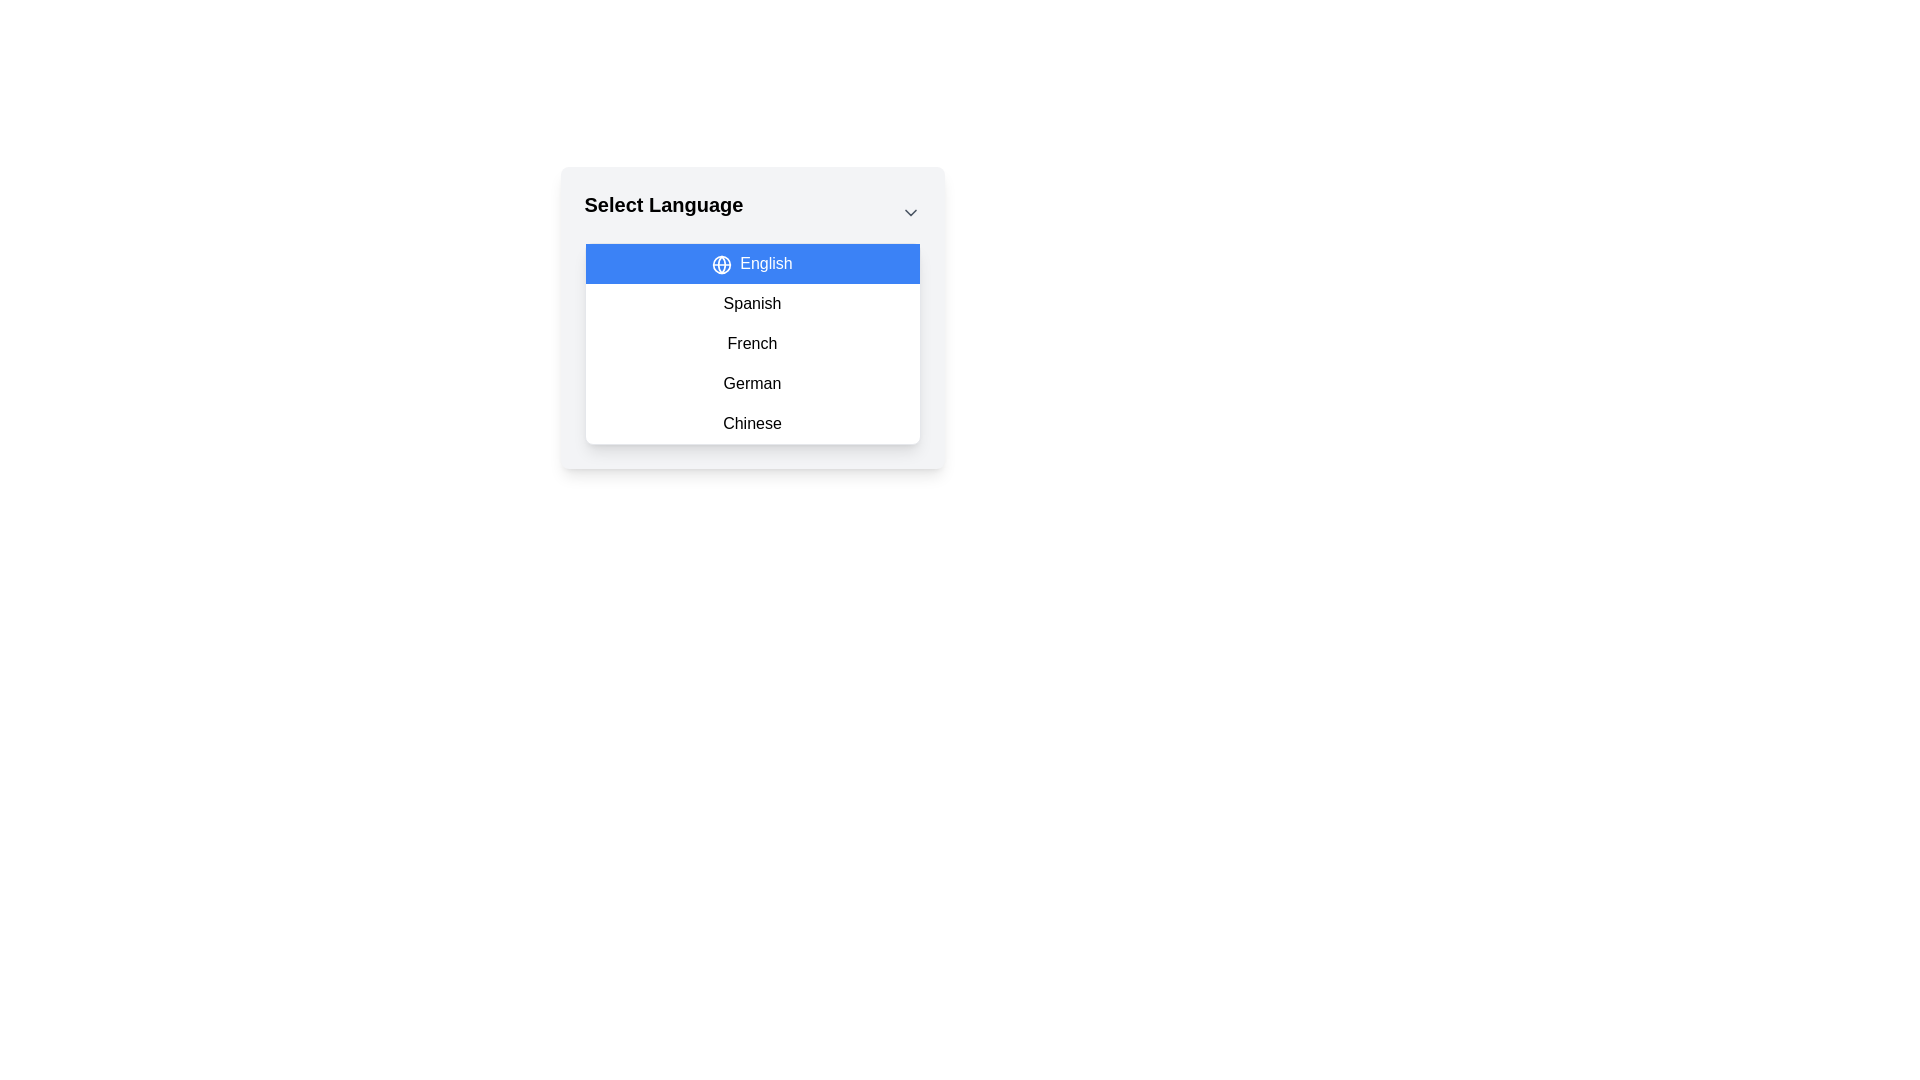 Image resolution: width=1920 pixels, height=1080 pixels. I want to click on the 'English' button with a blue background and globe icon, so click(751, 262).